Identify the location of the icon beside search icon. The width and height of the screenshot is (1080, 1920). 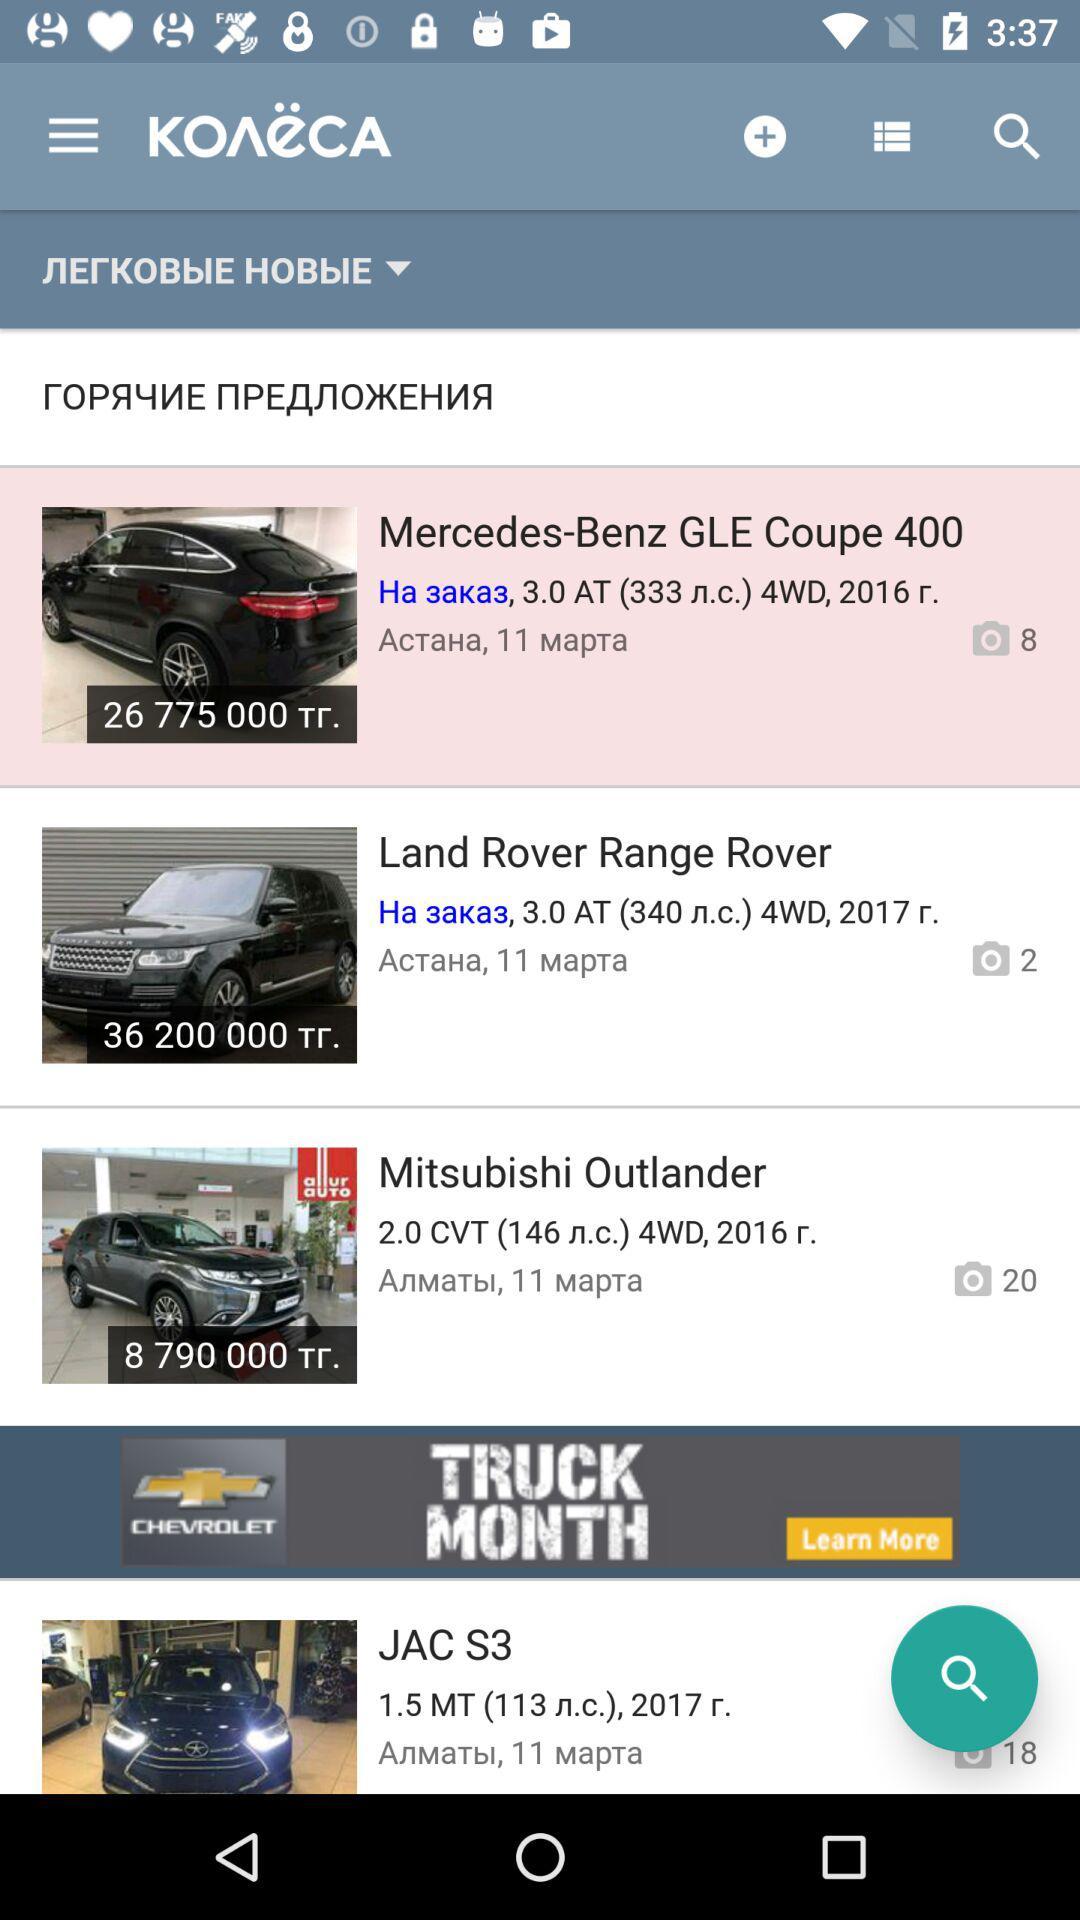
(890, 136).